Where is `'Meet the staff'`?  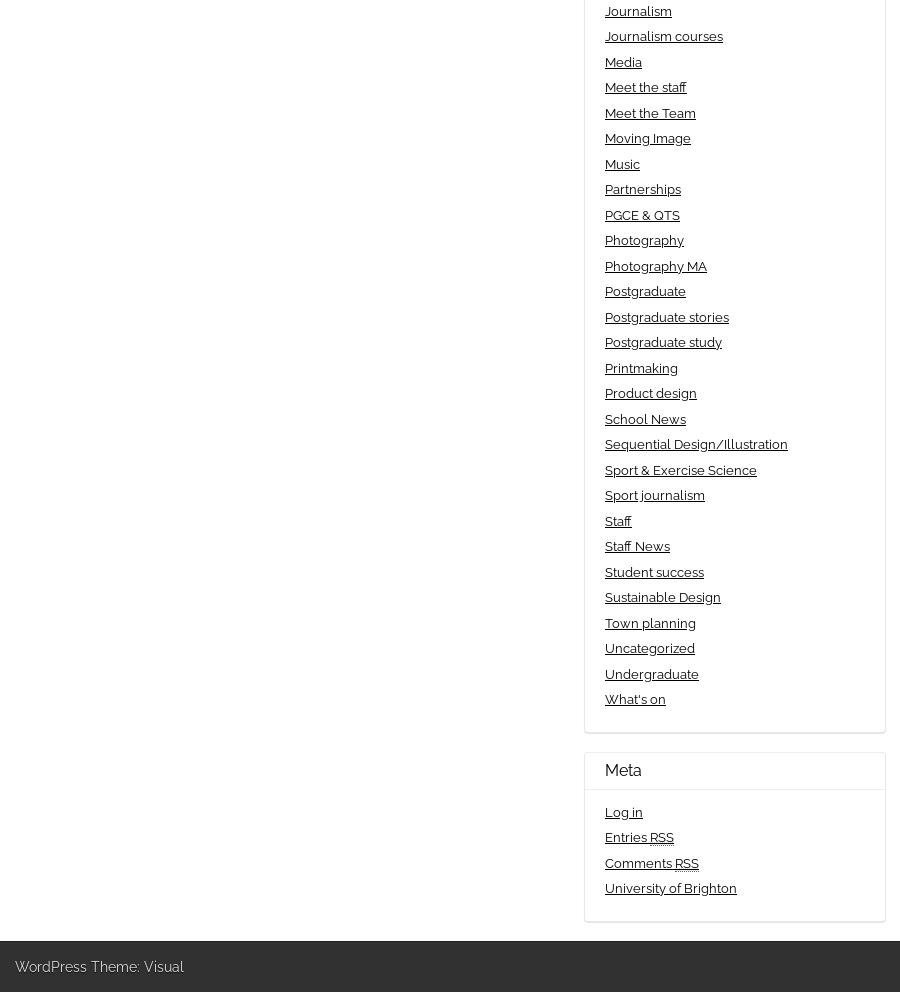
'Meet the staff' is located at coordinates (604, 86).